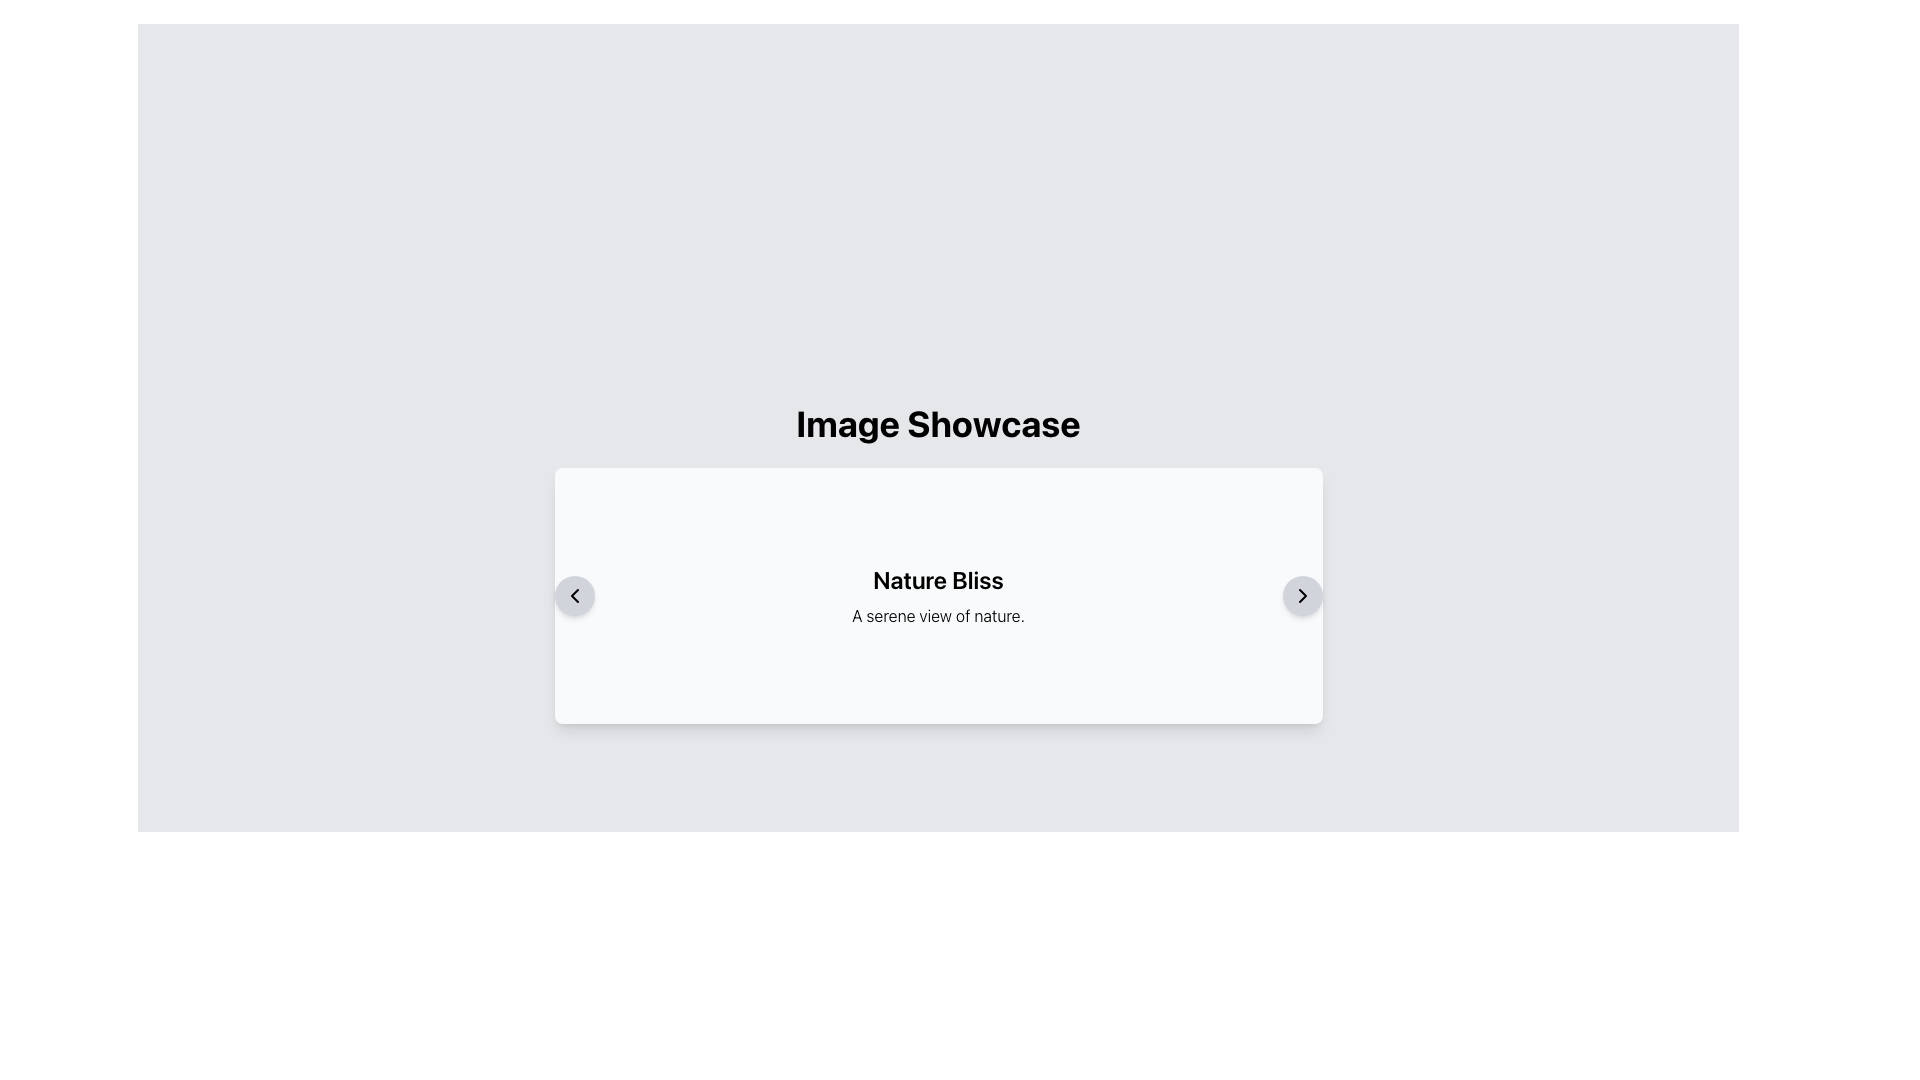 Image resolution: width=1920 pixels, height=1080 pixels. What do you see at coordinates (937, 595) in the screenshot?
I see `the Text Block that displays 'Nature Bliss' and 'A serene view of nature.'` at bounding box center [937, 595].